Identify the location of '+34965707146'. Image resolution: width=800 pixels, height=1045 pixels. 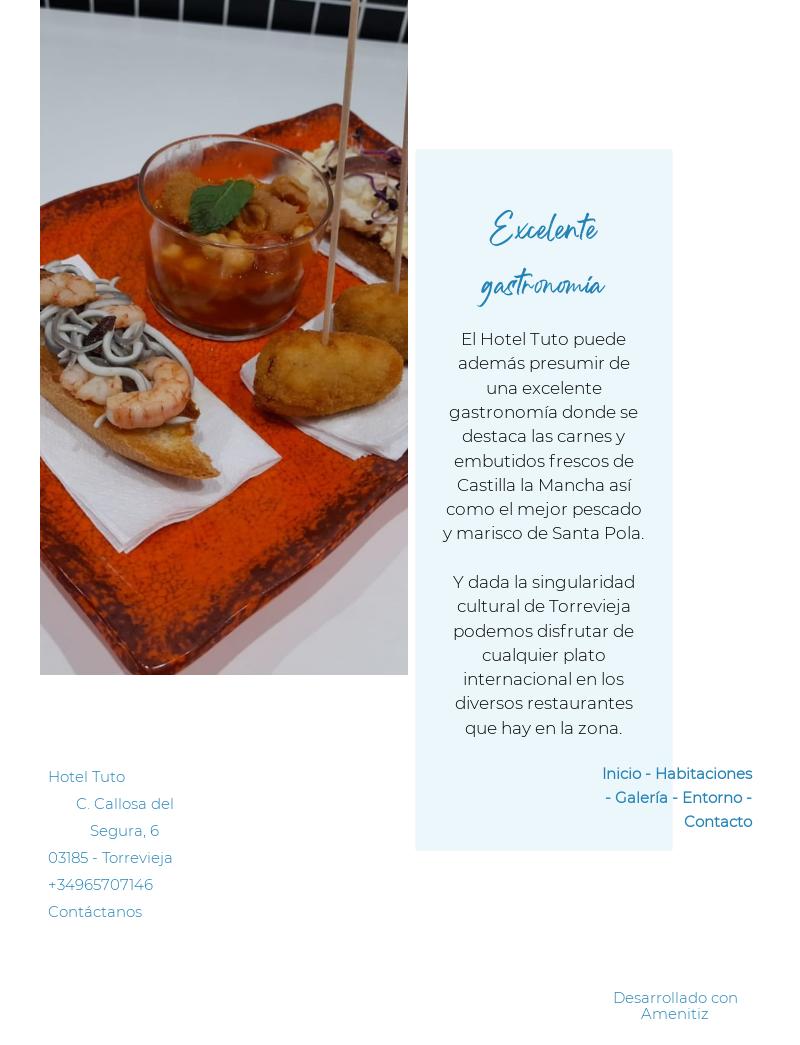
(100, 883).